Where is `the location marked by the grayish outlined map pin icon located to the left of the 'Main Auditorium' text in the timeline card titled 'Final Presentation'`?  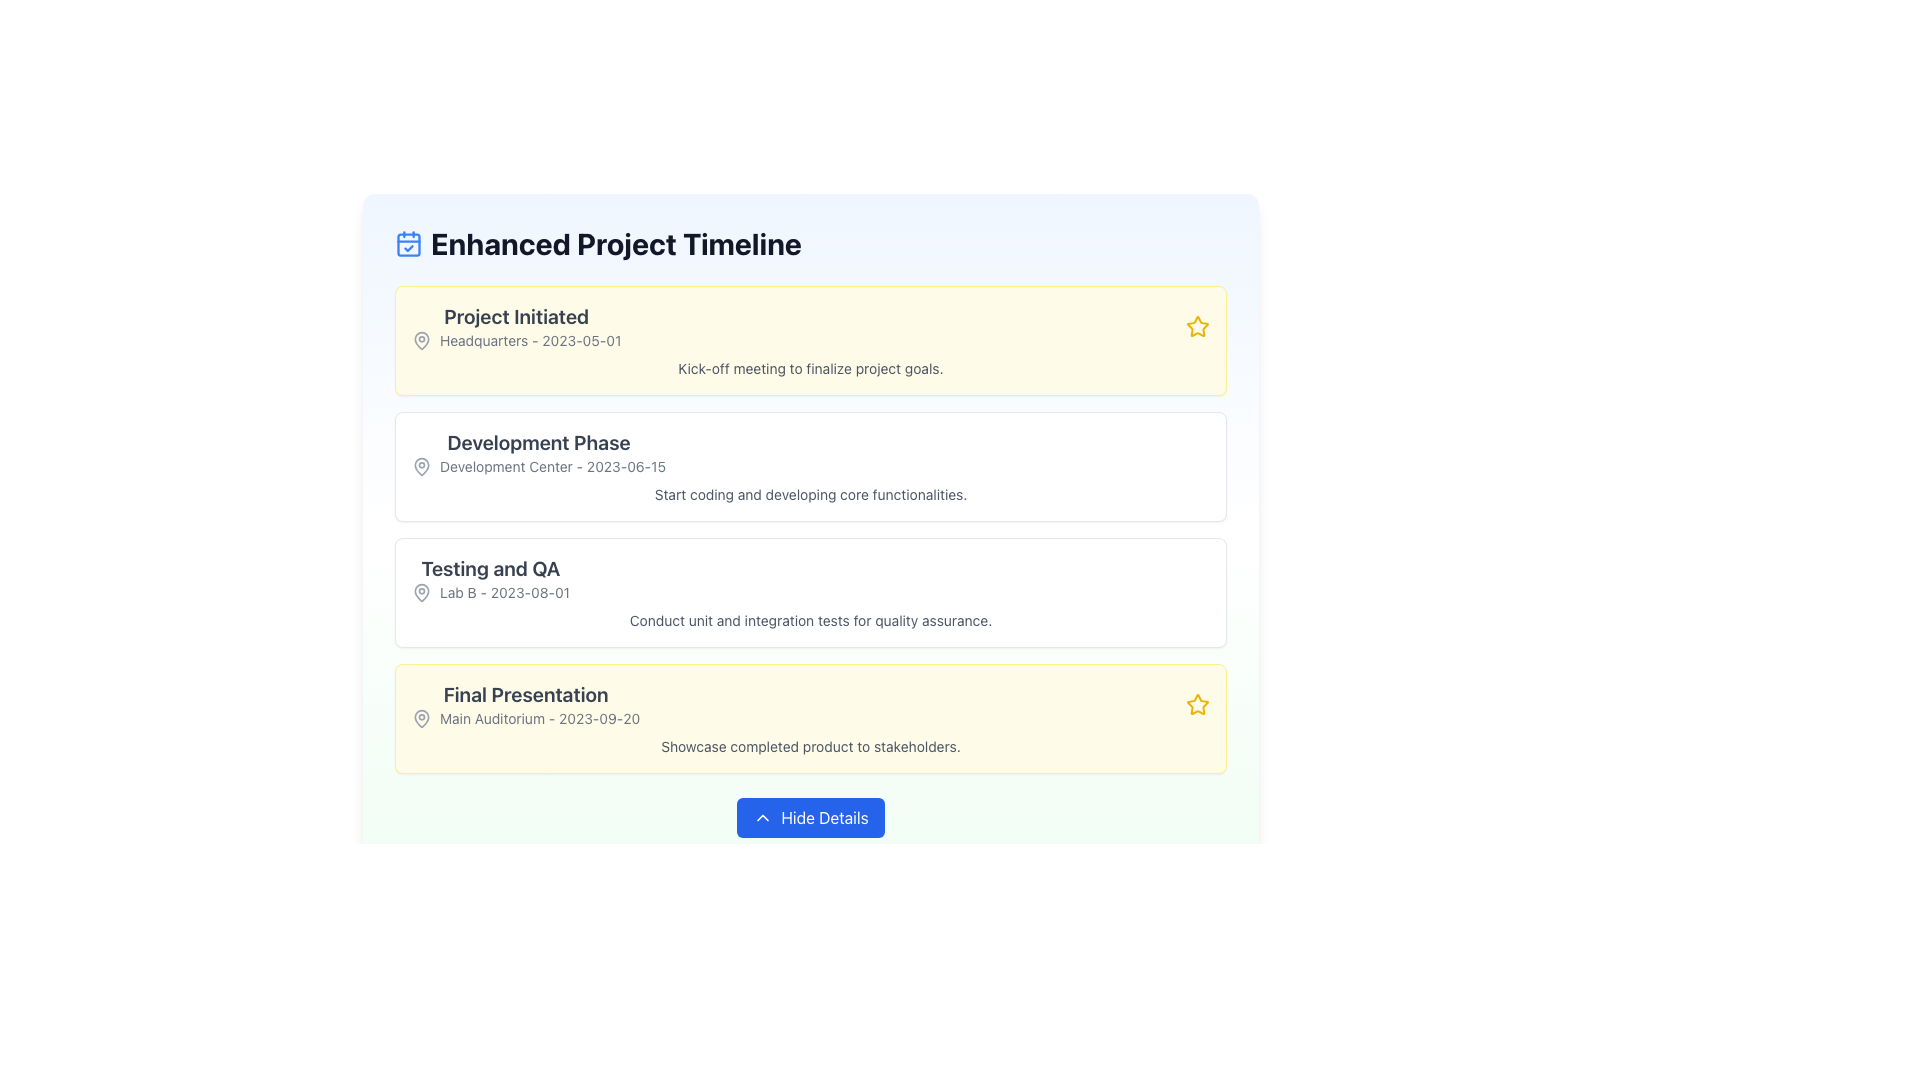
the location marked by the grayish outlined map pin icon located to the left of the 'Main Auditorium' text in the timeline card titled 'Final Presentation' is located at coordinates (421, 716).